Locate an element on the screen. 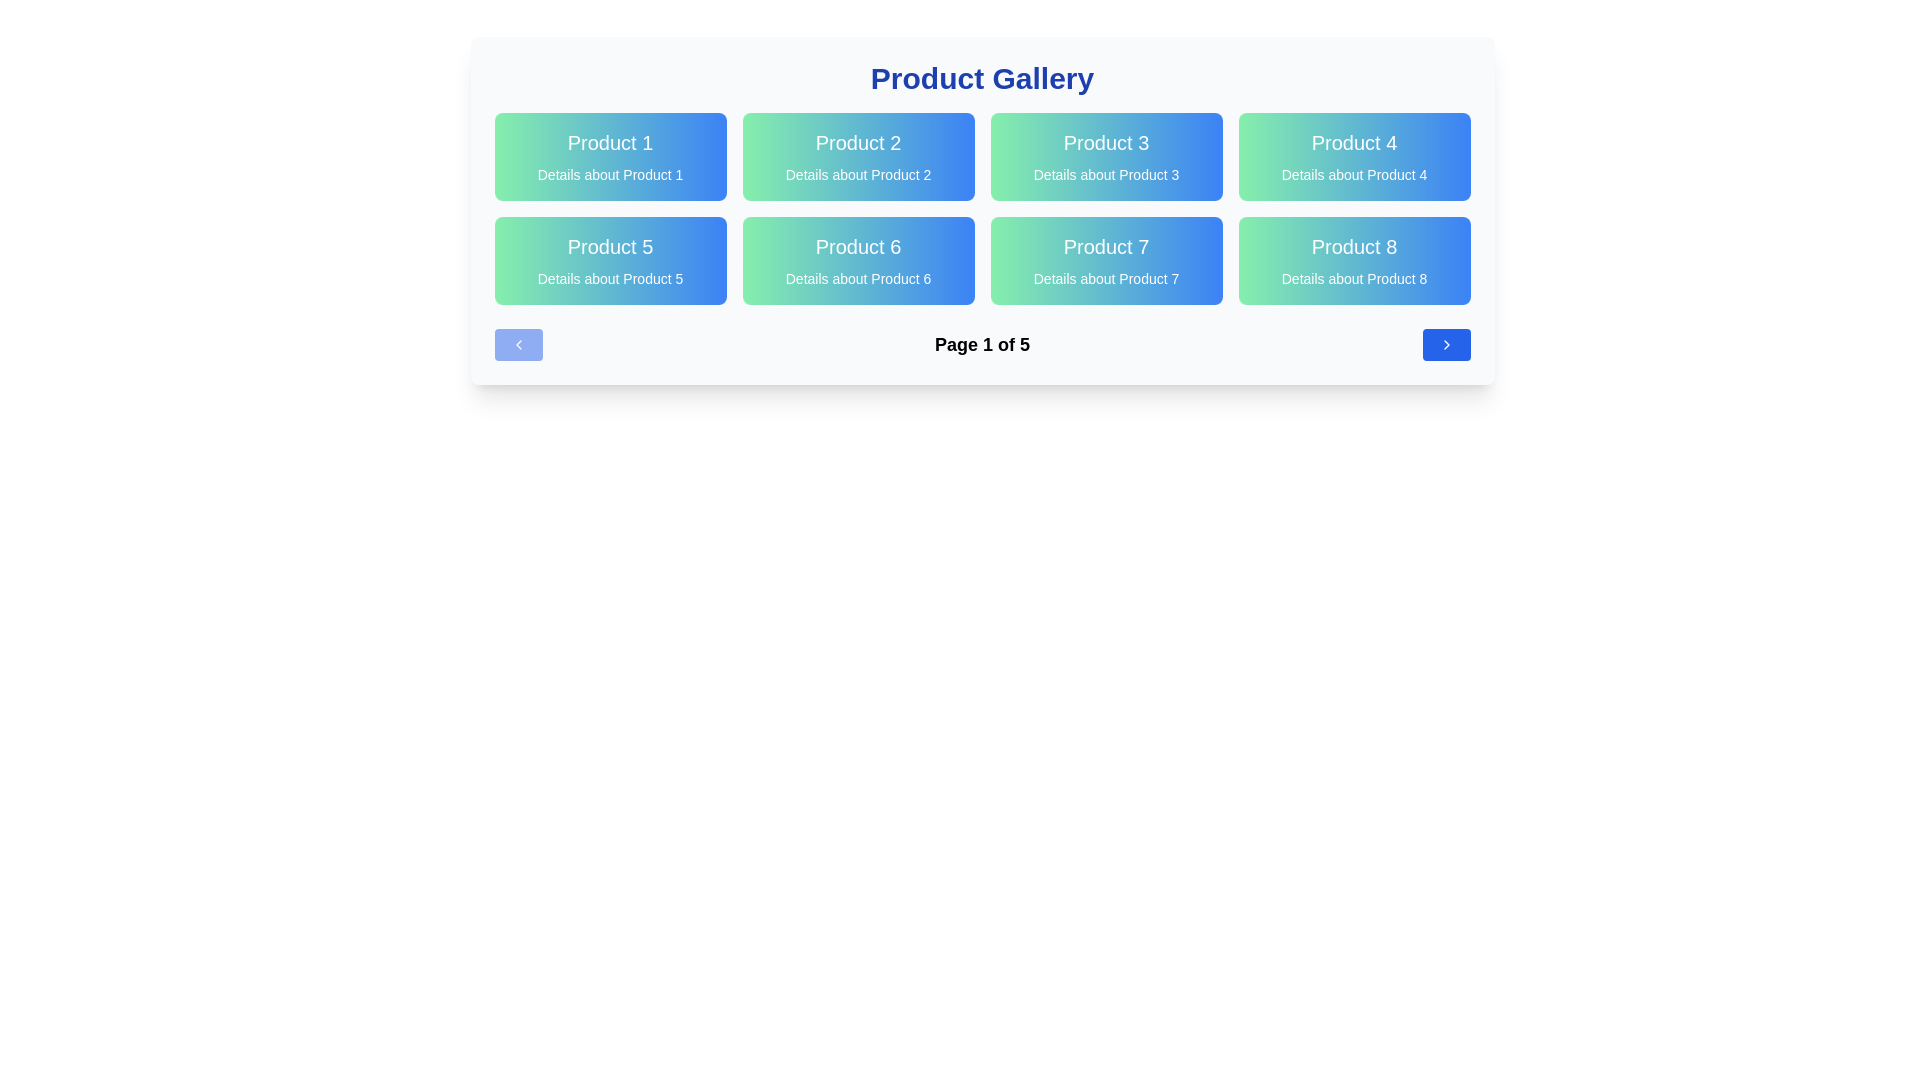 The image size is (1920, 1080). the text label displaying 'Product 5', which is styled with an extra-large font and centered within a gradient-colored background is located at coordinates (609, 245).